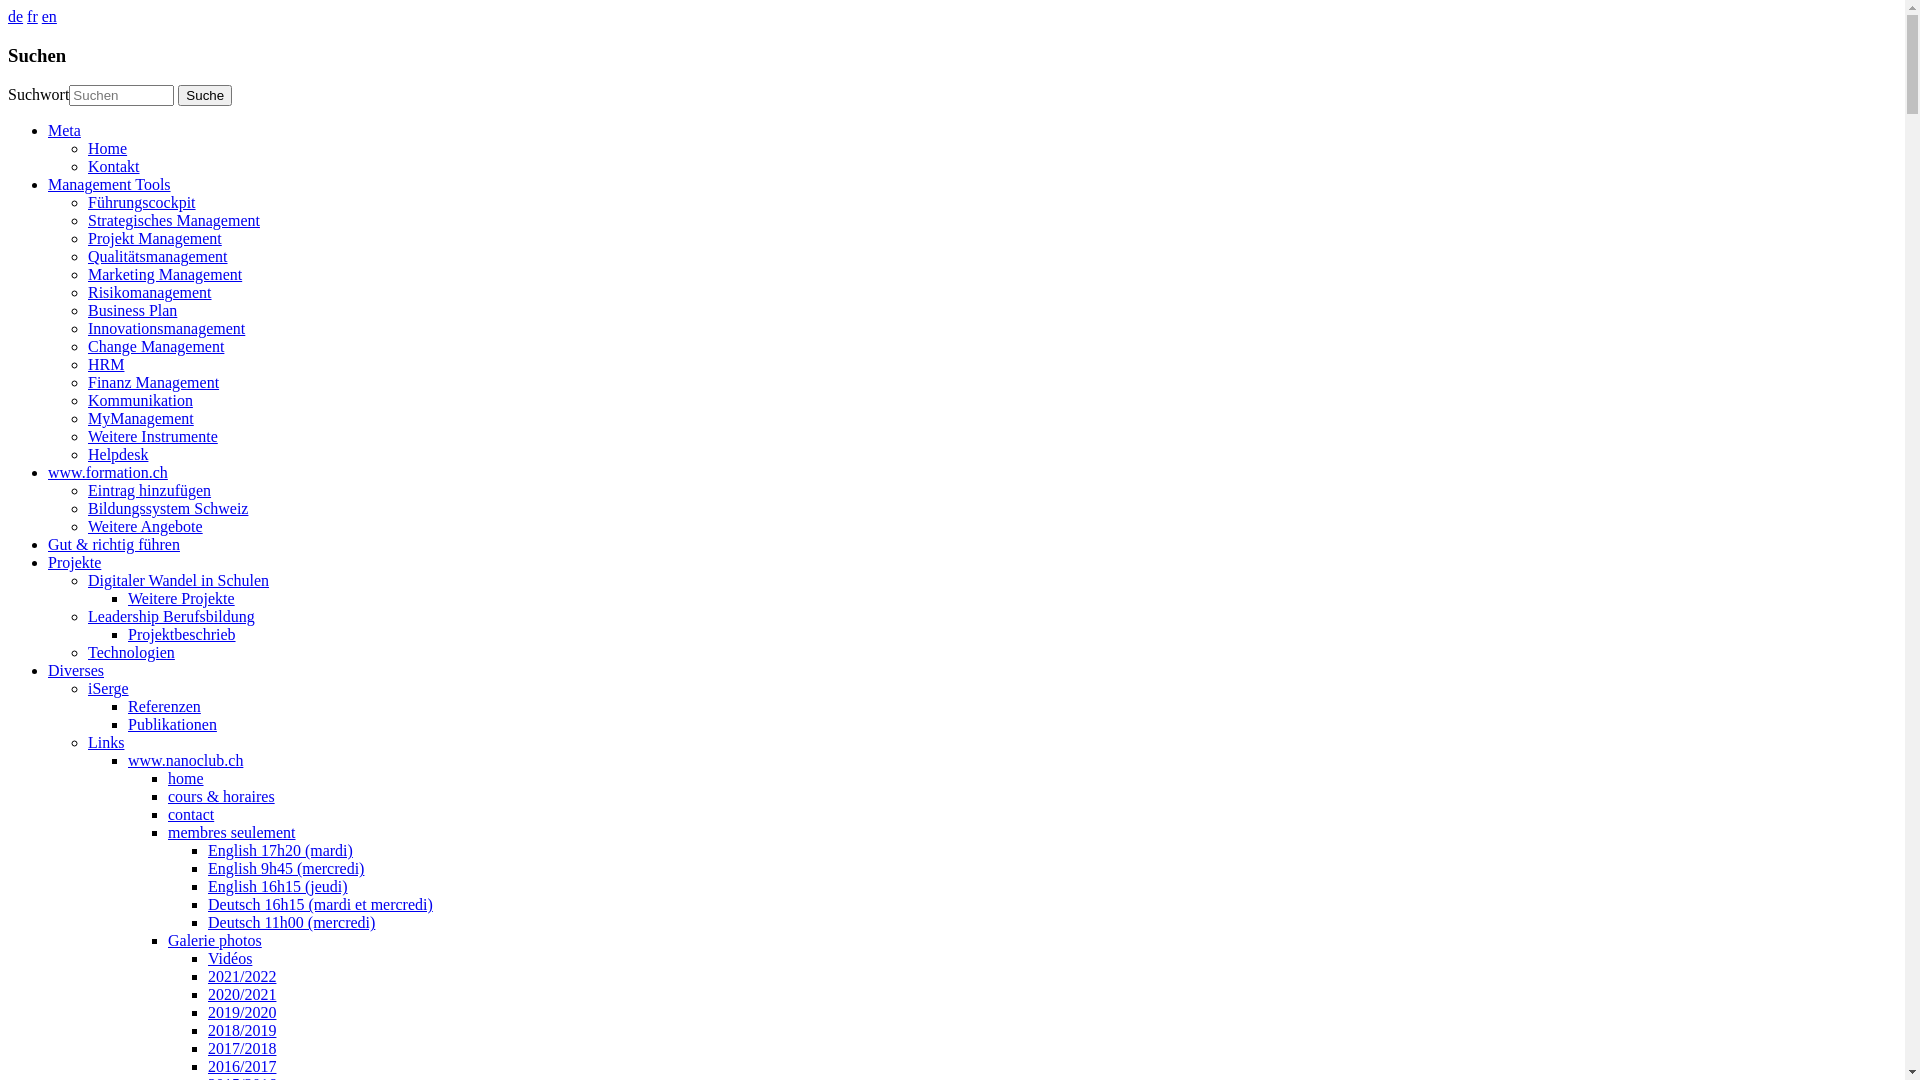 The height and width of the screenshot is (1080, 1920). Describe the element at coordinates (185, 760) in the screenshot. I see `'www.nanoclub.ch'` at that location.